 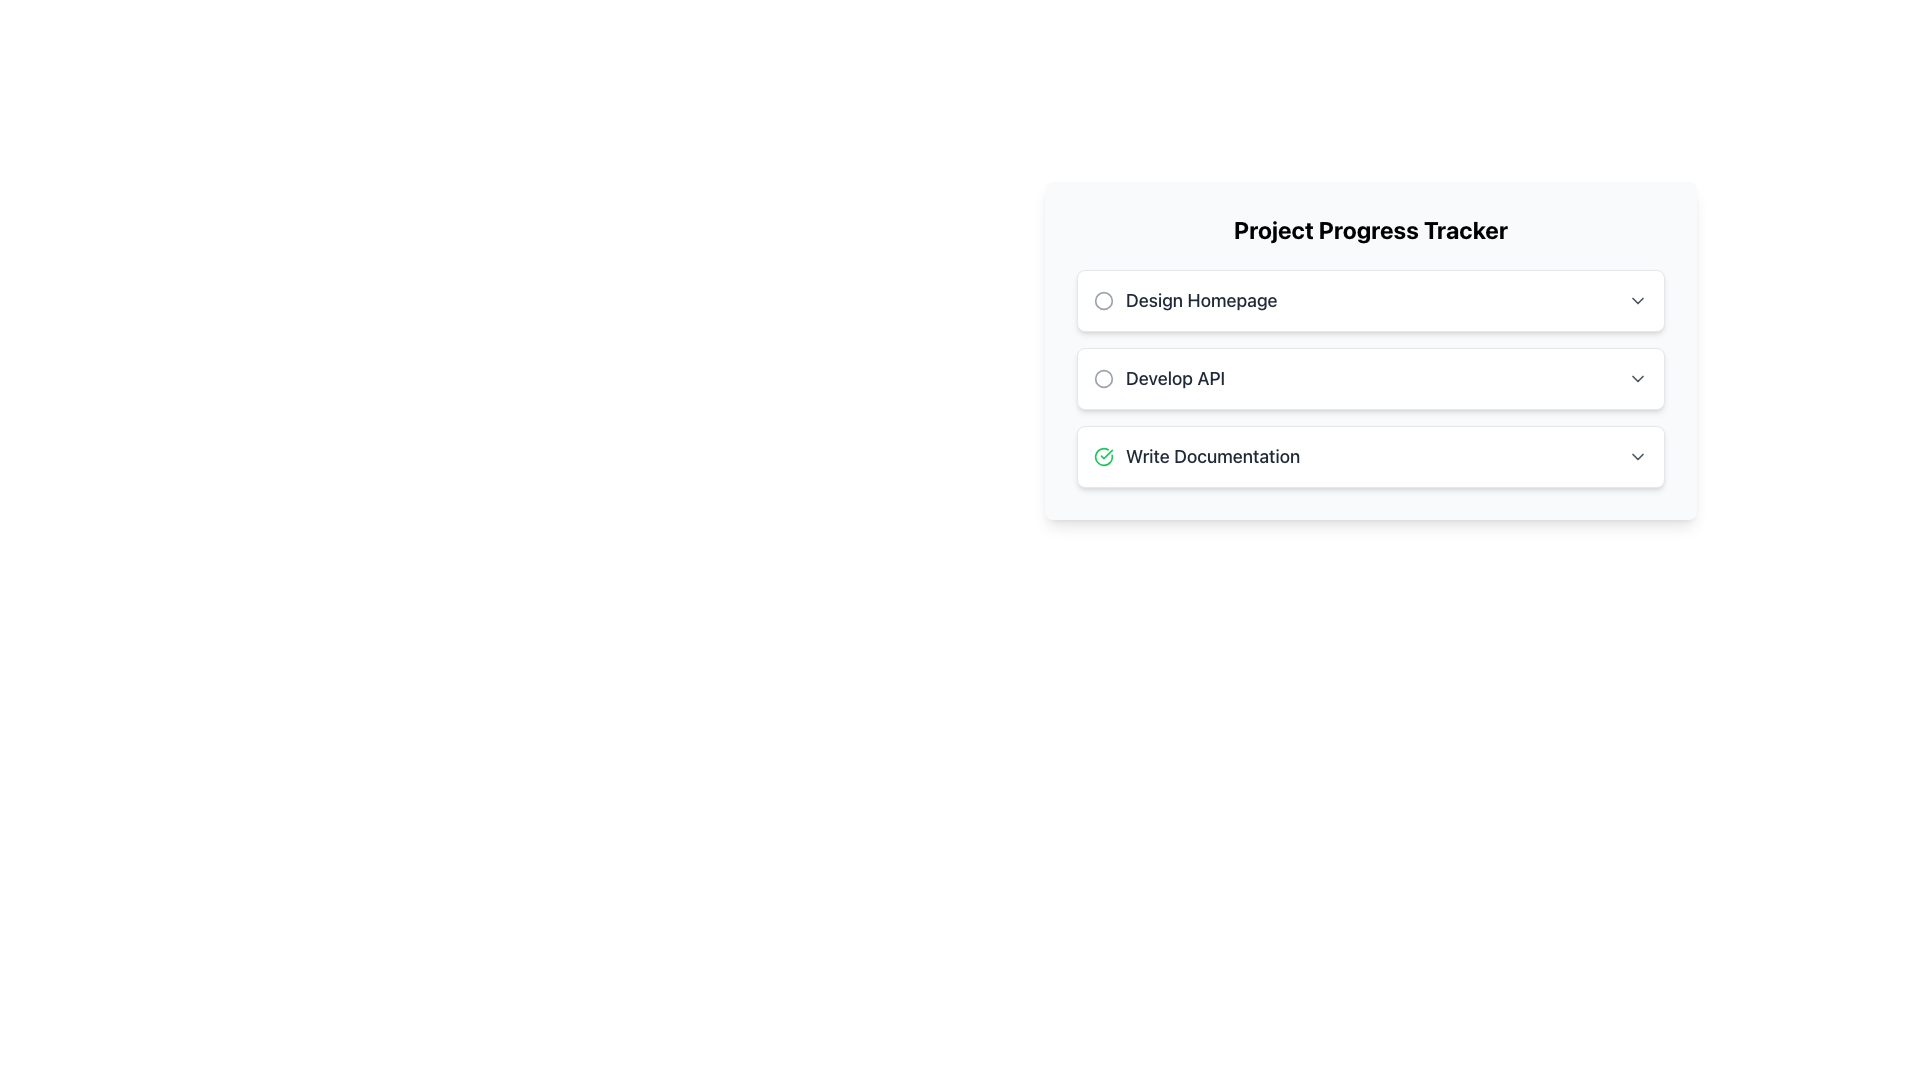 What do you see at coordinates (1159, 378) in the screenshot?
I see `the second option in the 'Project Progress Tracker' section of the progress tracker interface, which indicates progress on the 'Develop API' task` at bounding box center [1159, 378].